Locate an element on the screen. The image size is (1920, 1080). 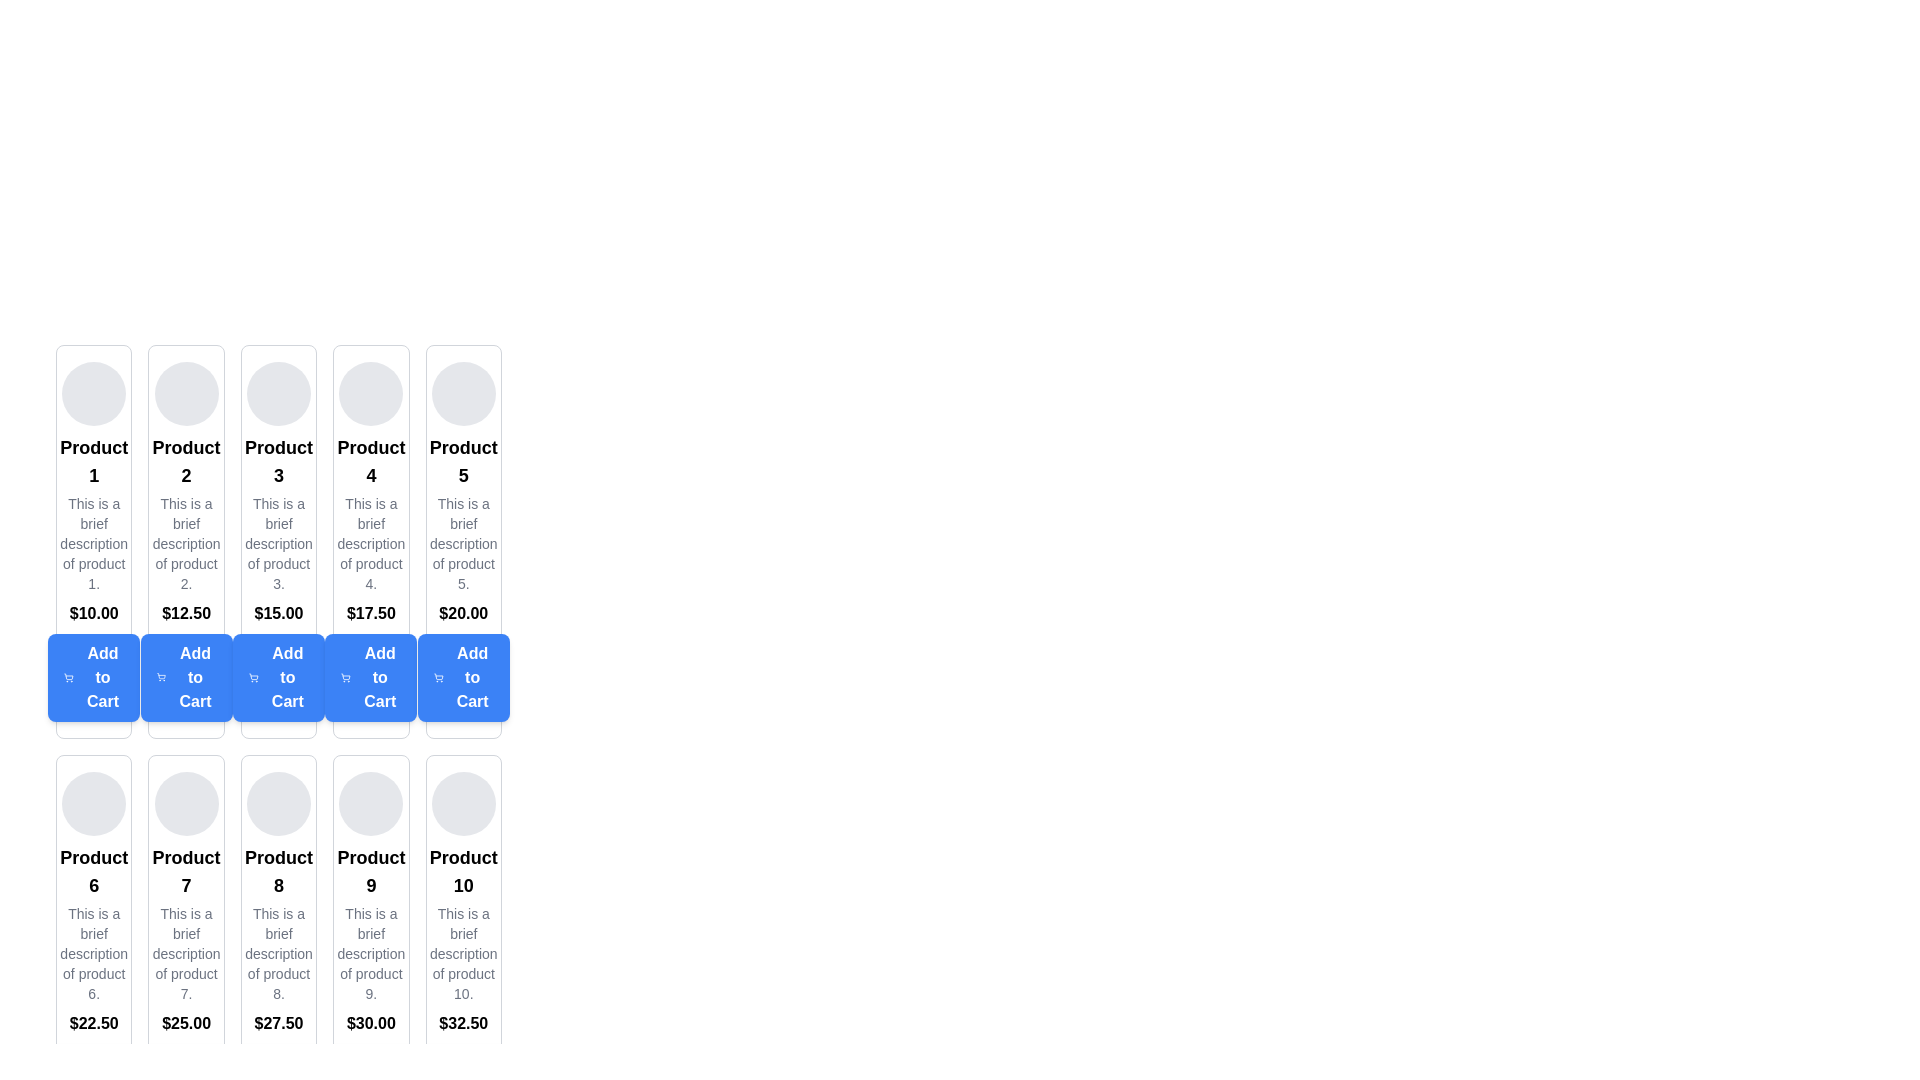
the button for 'Product 4' located below the price label '$17.50' is located at coordinates (371, 677).